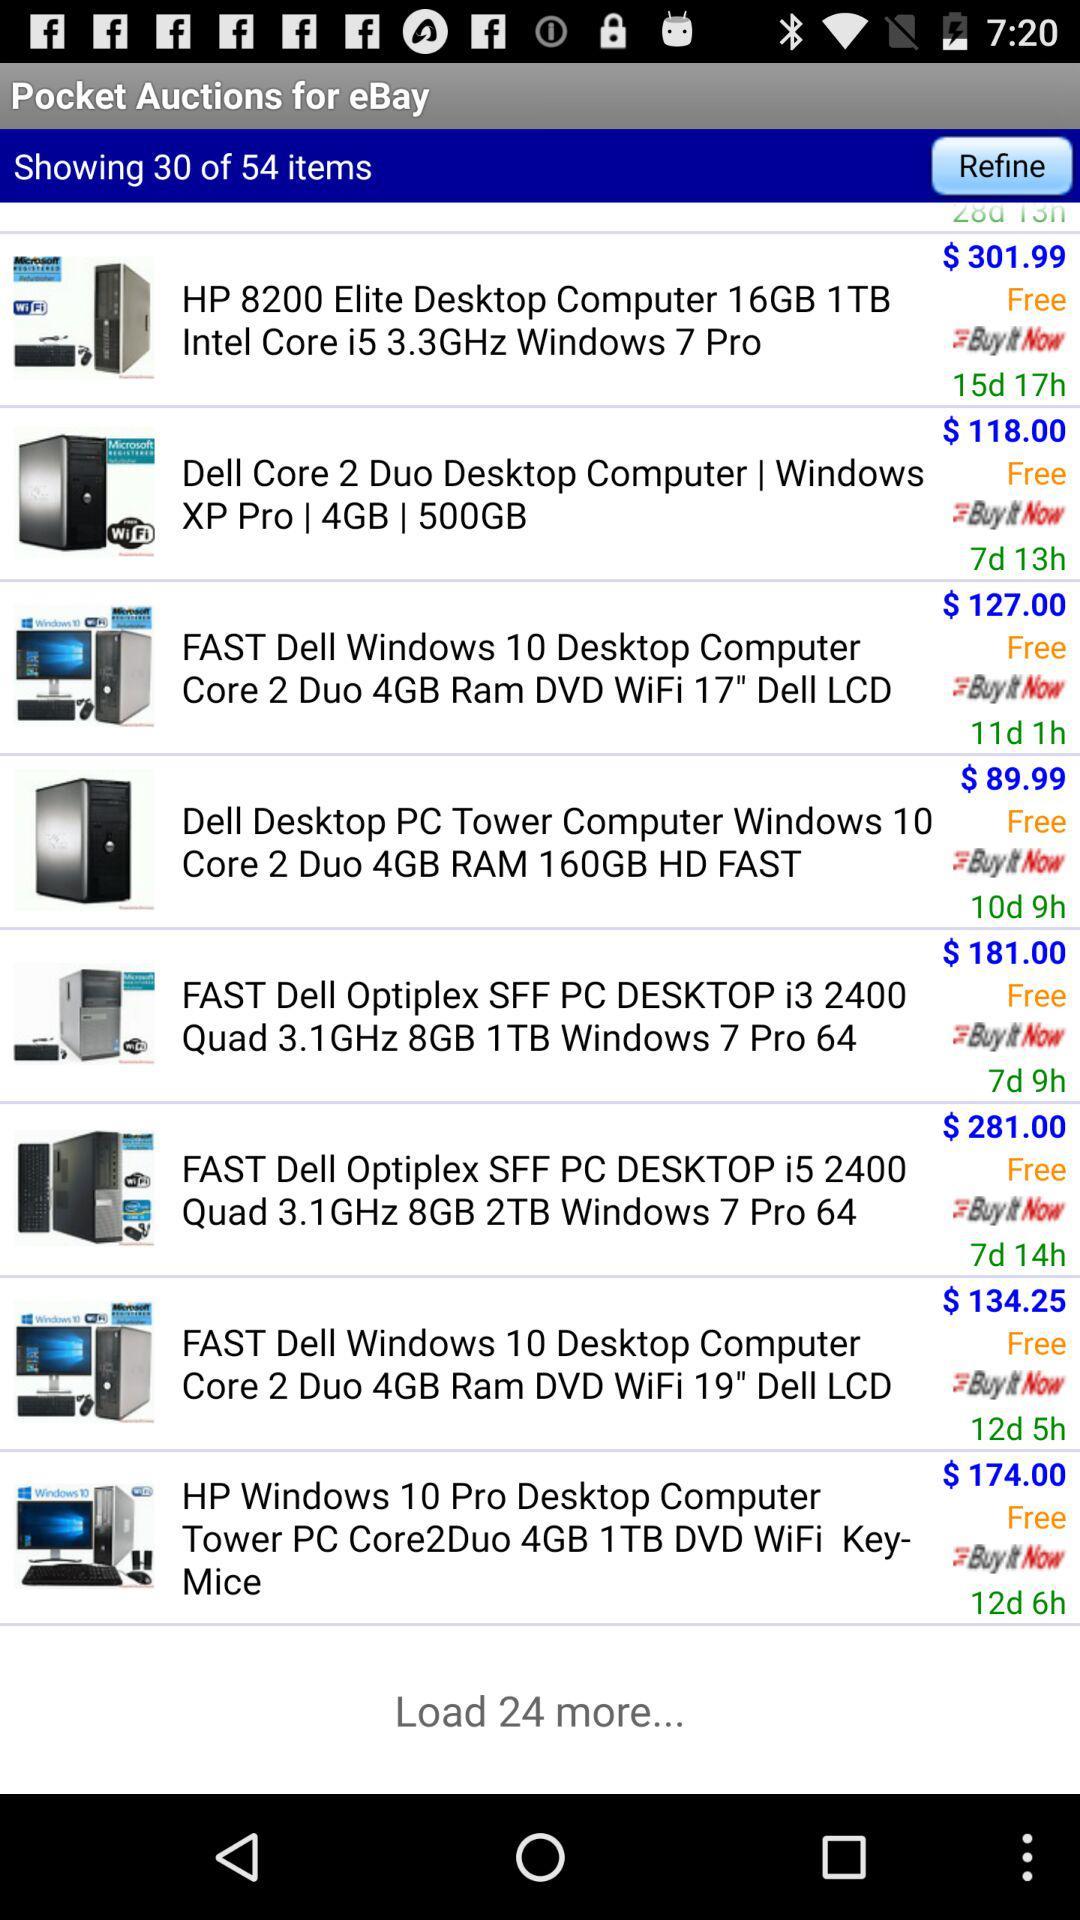  Describe the element at coordinates (1018, 1426) in the screenshot. I see `the item above $ 174.00 icon` at that location.